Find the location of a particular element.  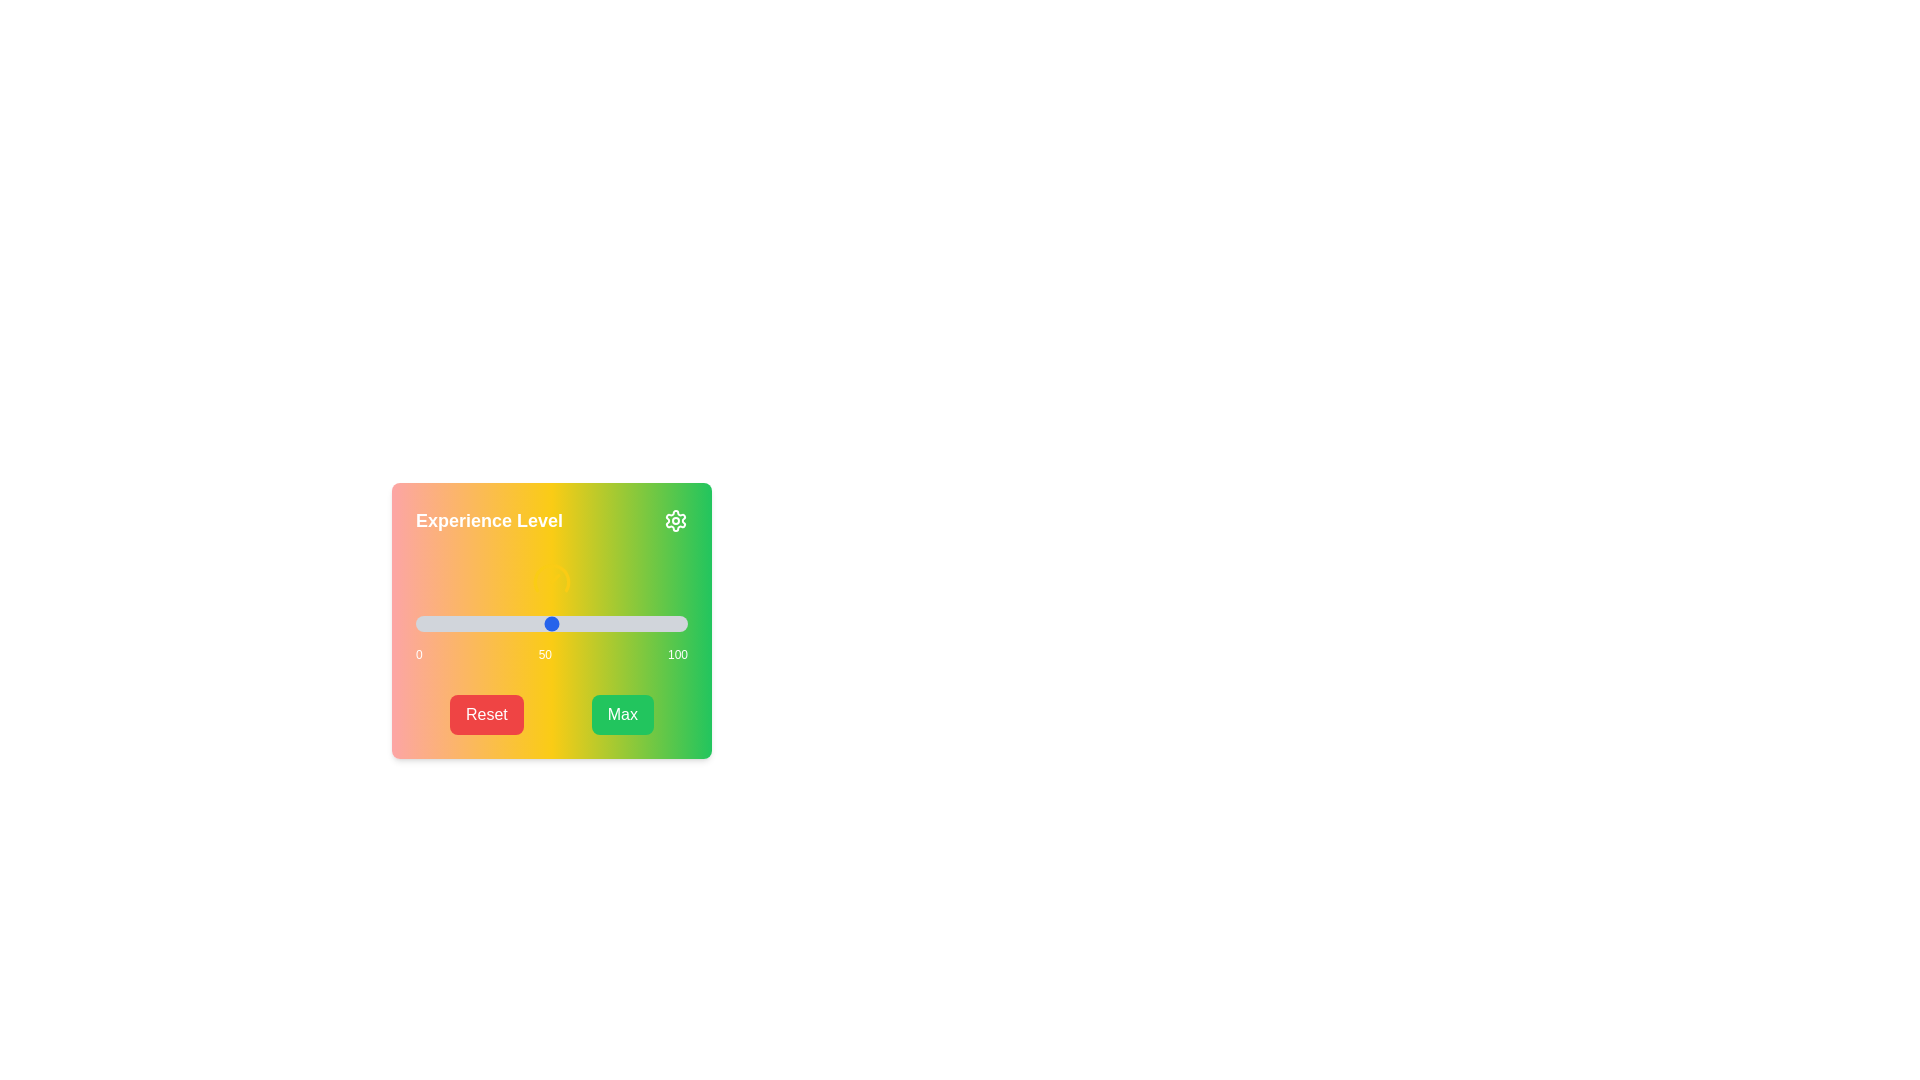

the slider to set the value to 88 is located at coordinates (655, 623).